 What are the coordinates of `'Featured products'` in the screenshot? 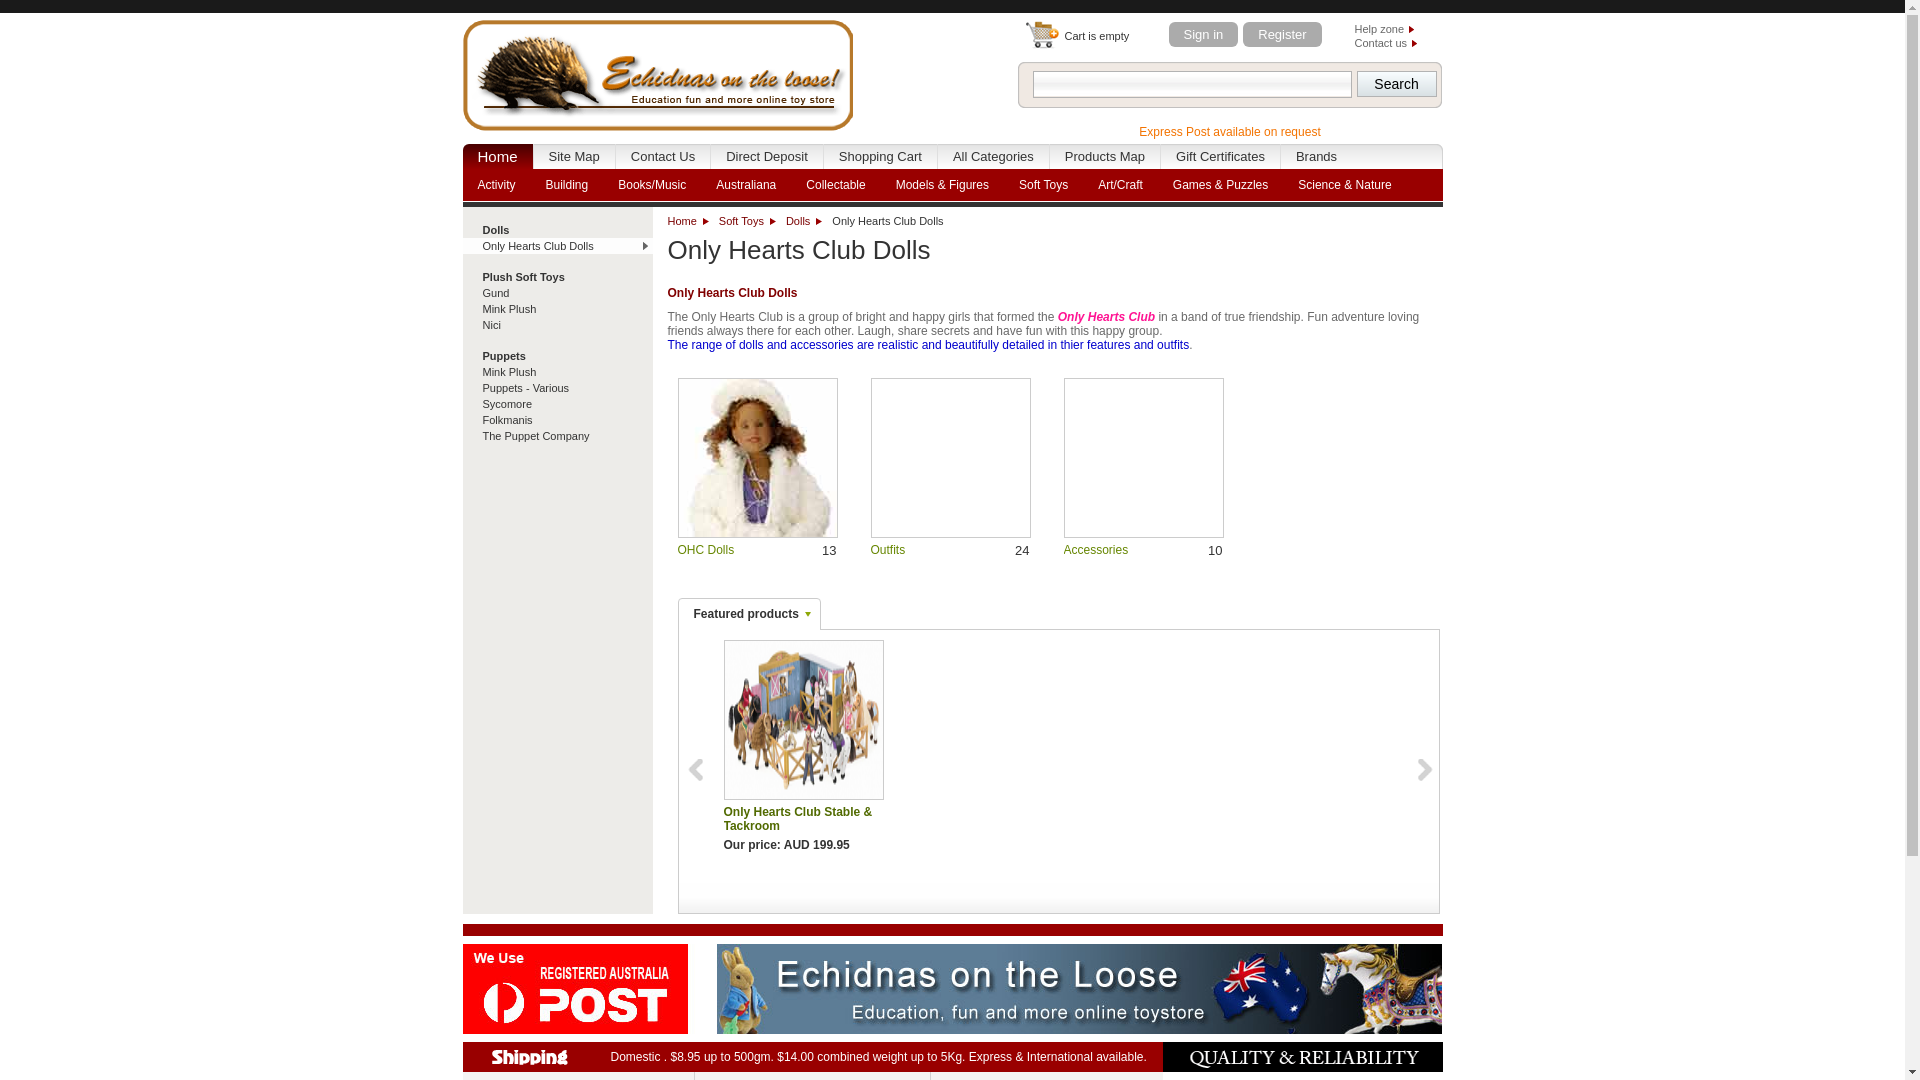 It's located at (747, 613).